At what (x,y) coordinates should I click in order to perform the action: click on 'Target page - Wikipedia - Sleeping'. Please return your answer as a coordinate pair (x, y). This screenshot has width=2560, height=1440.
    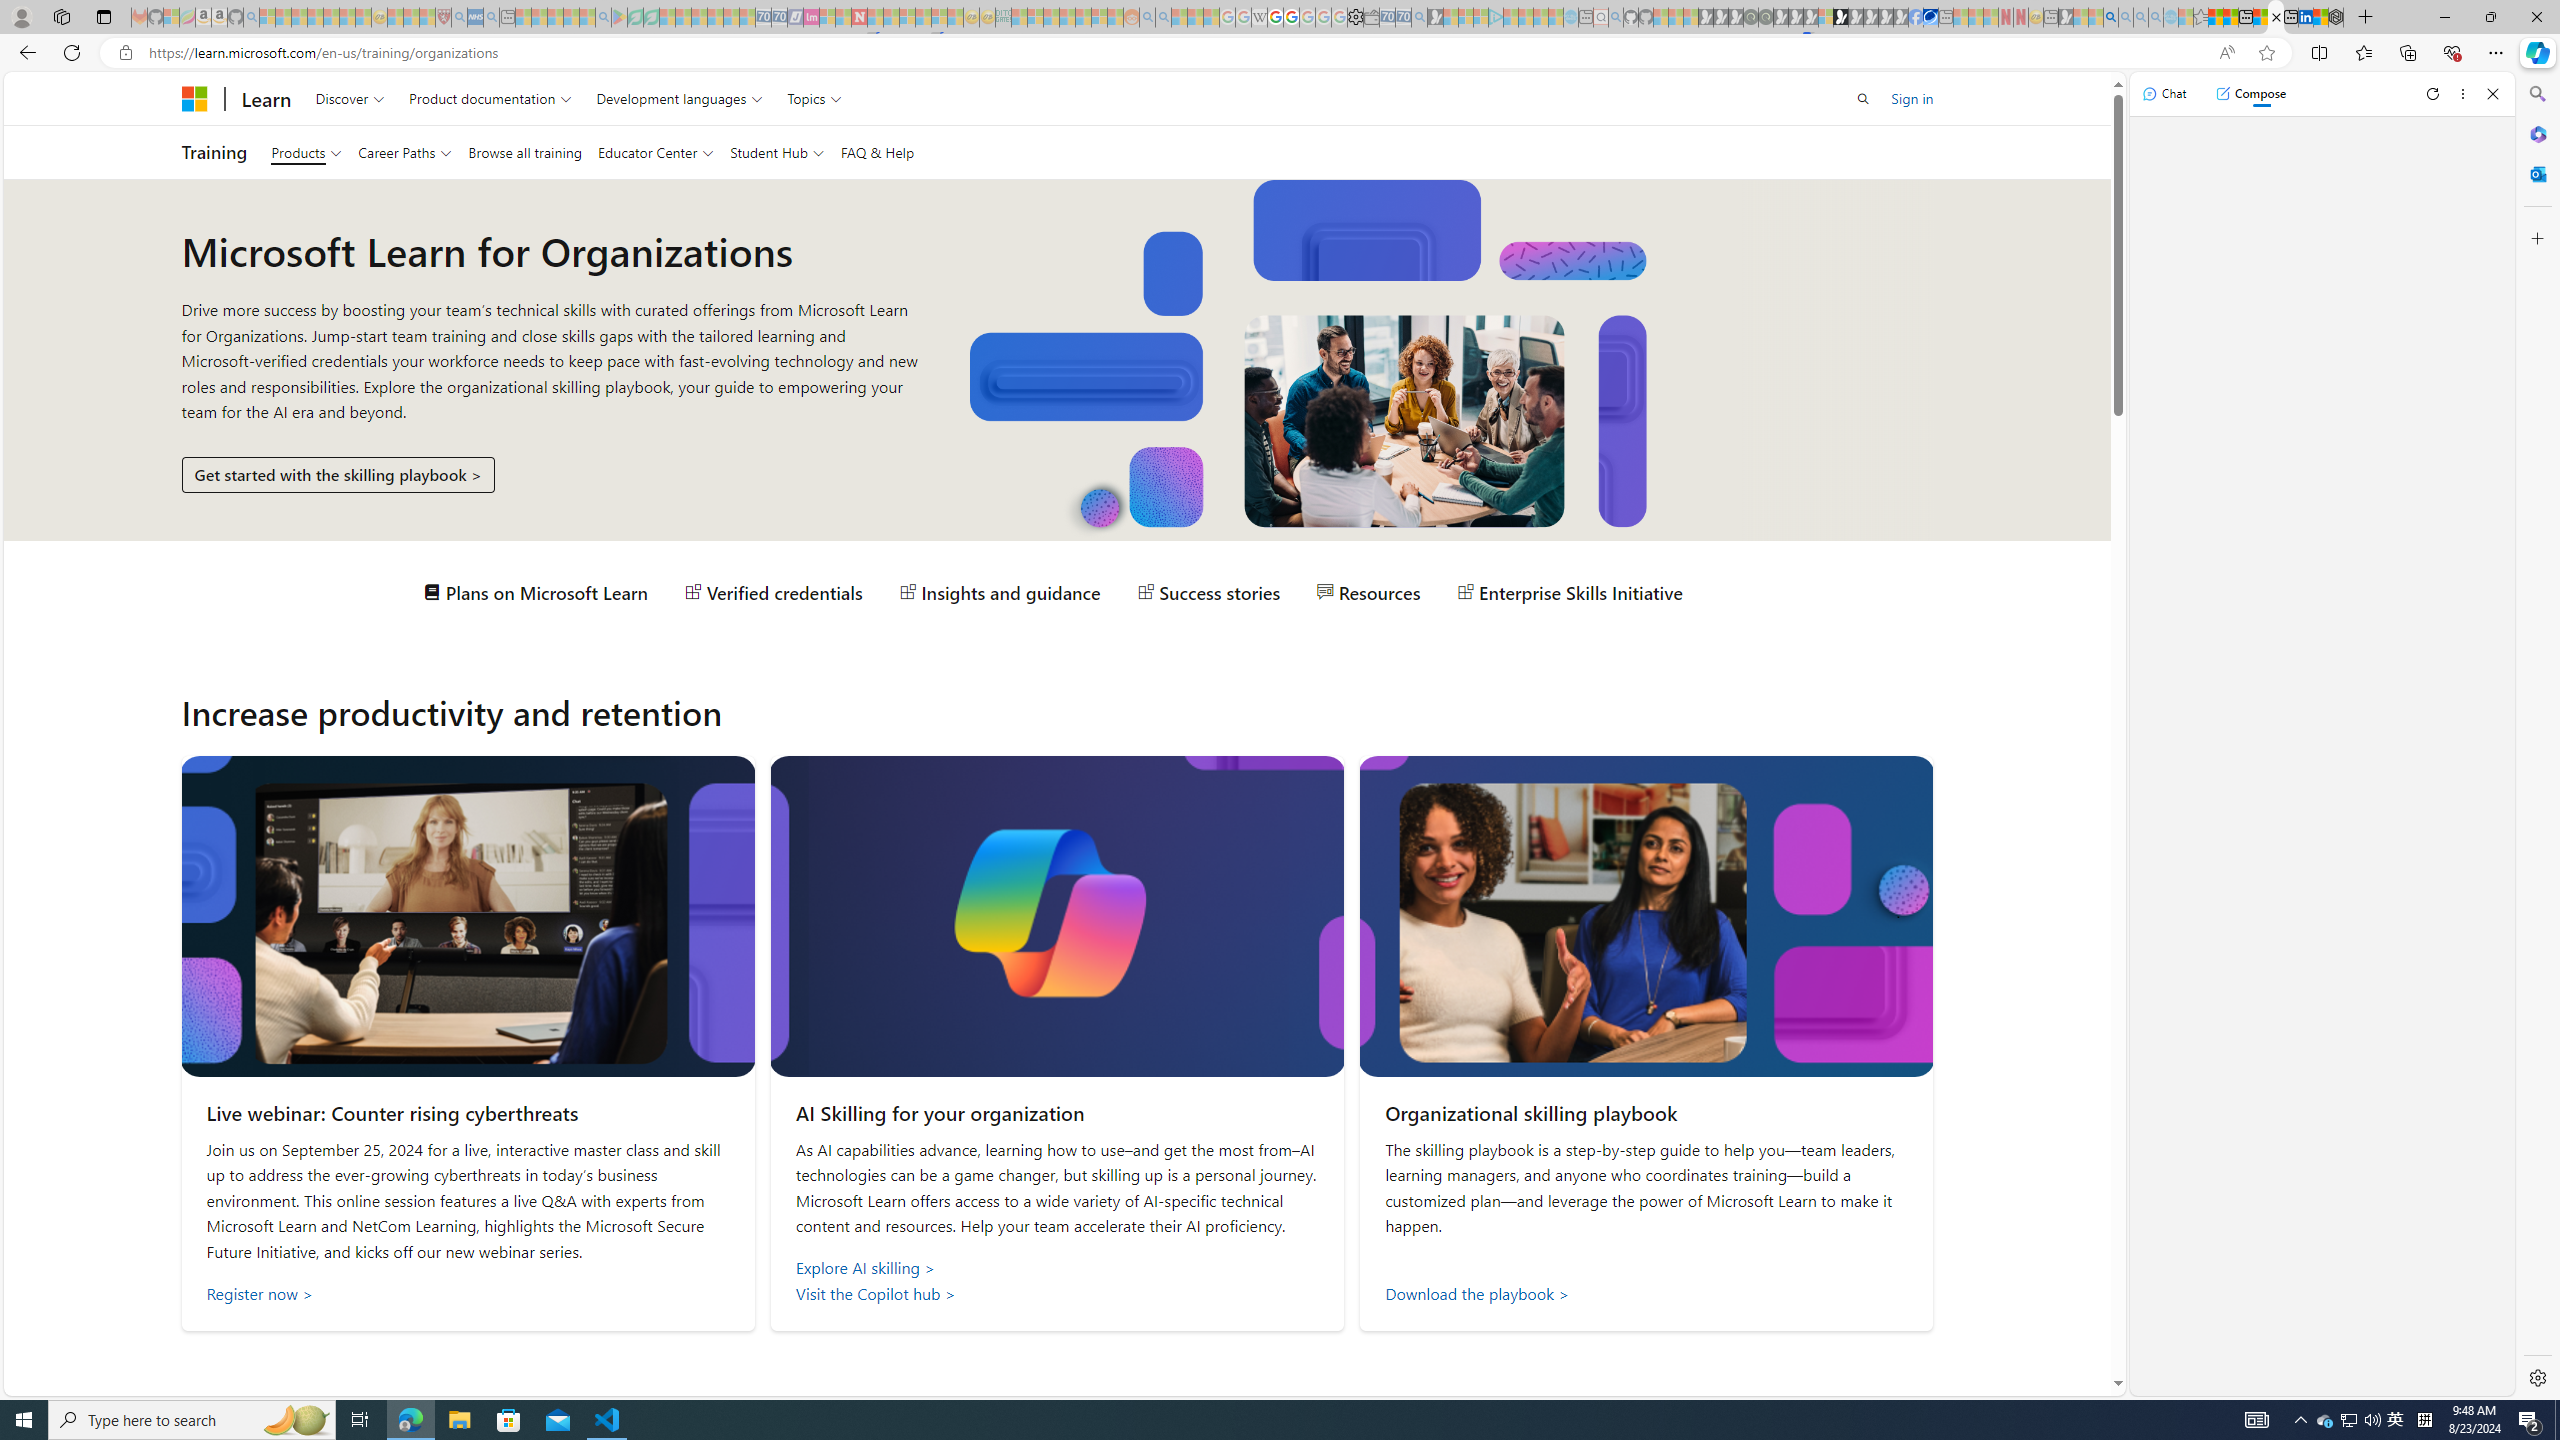
    Looking at the image, I should click on (1259, 16).